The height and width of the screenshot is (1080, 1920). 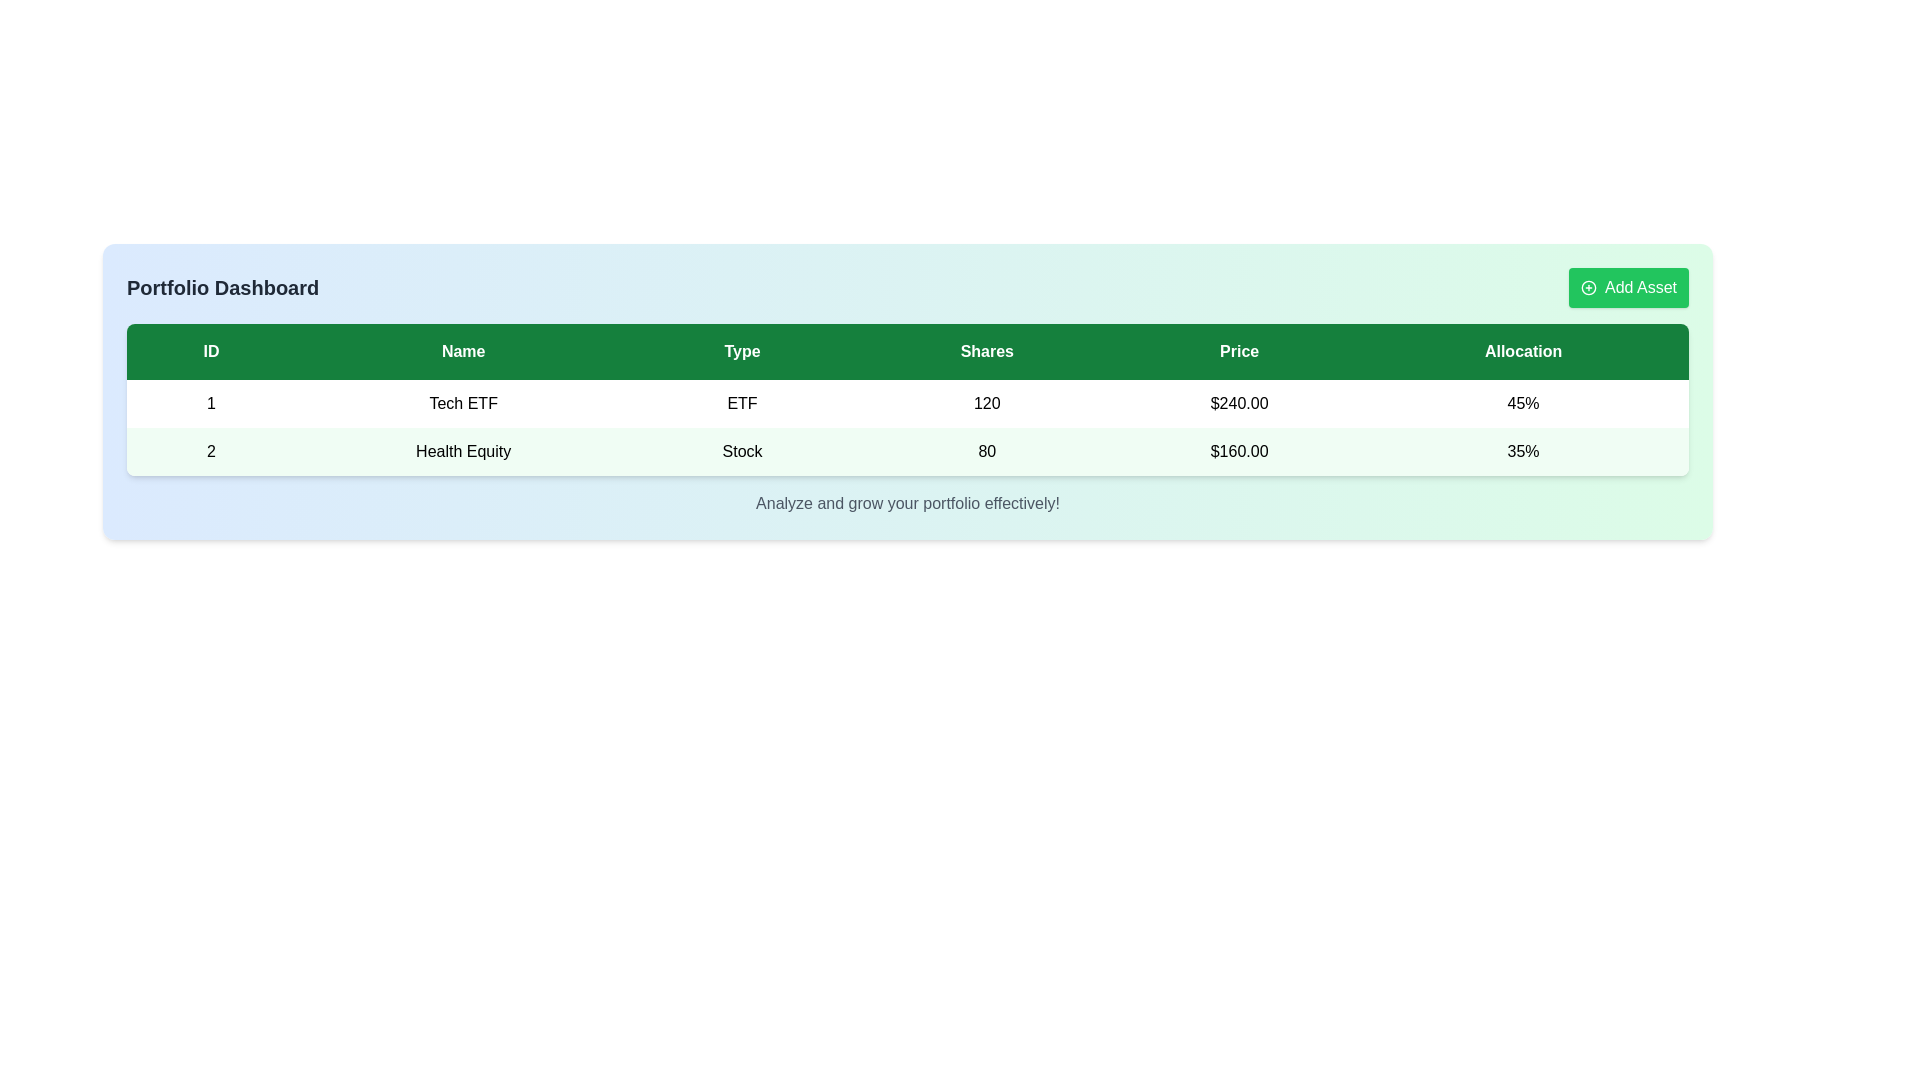 What do you see at coordinates (987, 404) in the screenshot?
I see `number '120' displayed in black color within the 'Shares' column of the first row corresponding to 'Tech ETF' in the data table` at bounding box center [987, 404].